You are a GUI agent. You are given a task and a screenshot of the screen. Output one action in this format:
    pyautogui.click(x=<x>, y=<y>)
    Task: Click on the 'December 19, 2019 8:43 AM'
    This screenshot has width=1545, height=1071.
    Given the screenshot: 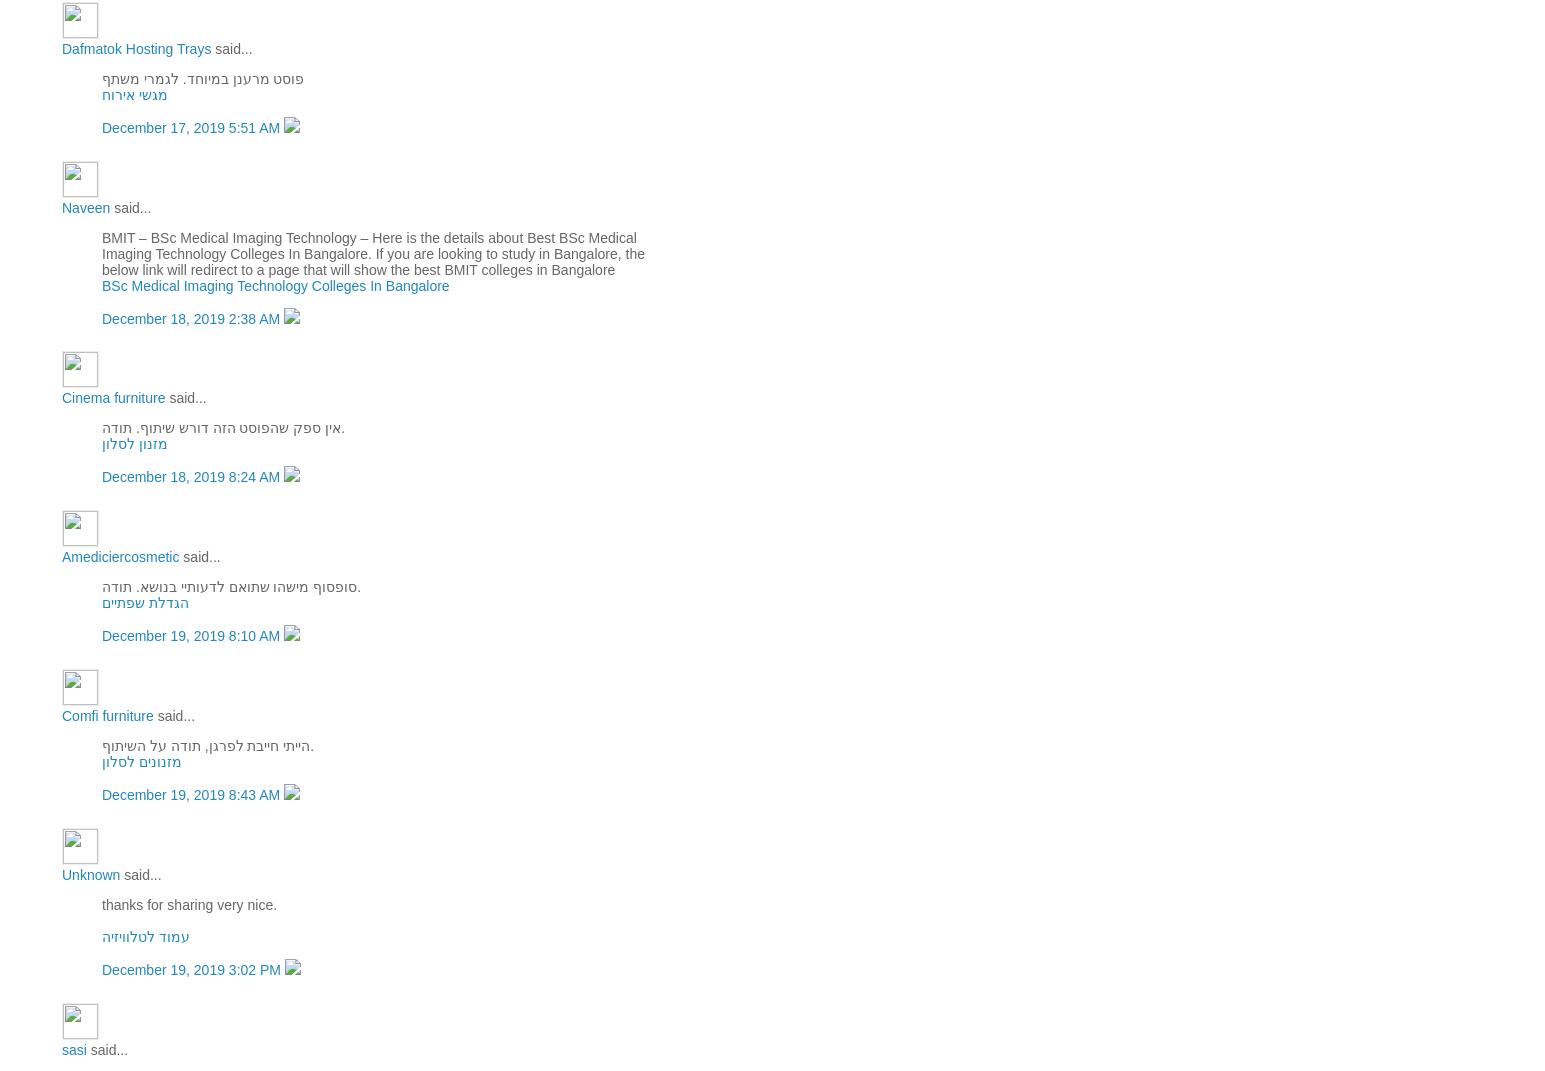 What is the action you would take?
    pyautogui.click(x=192, y=794)
    